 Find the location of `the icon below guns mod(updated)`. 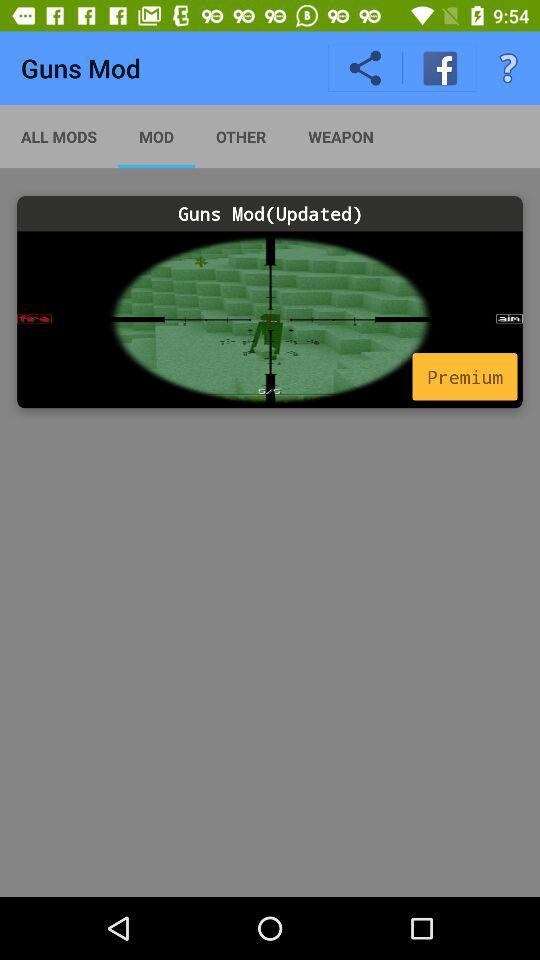

the icon below guns mod(updated) is located at coordinates (270, 319).